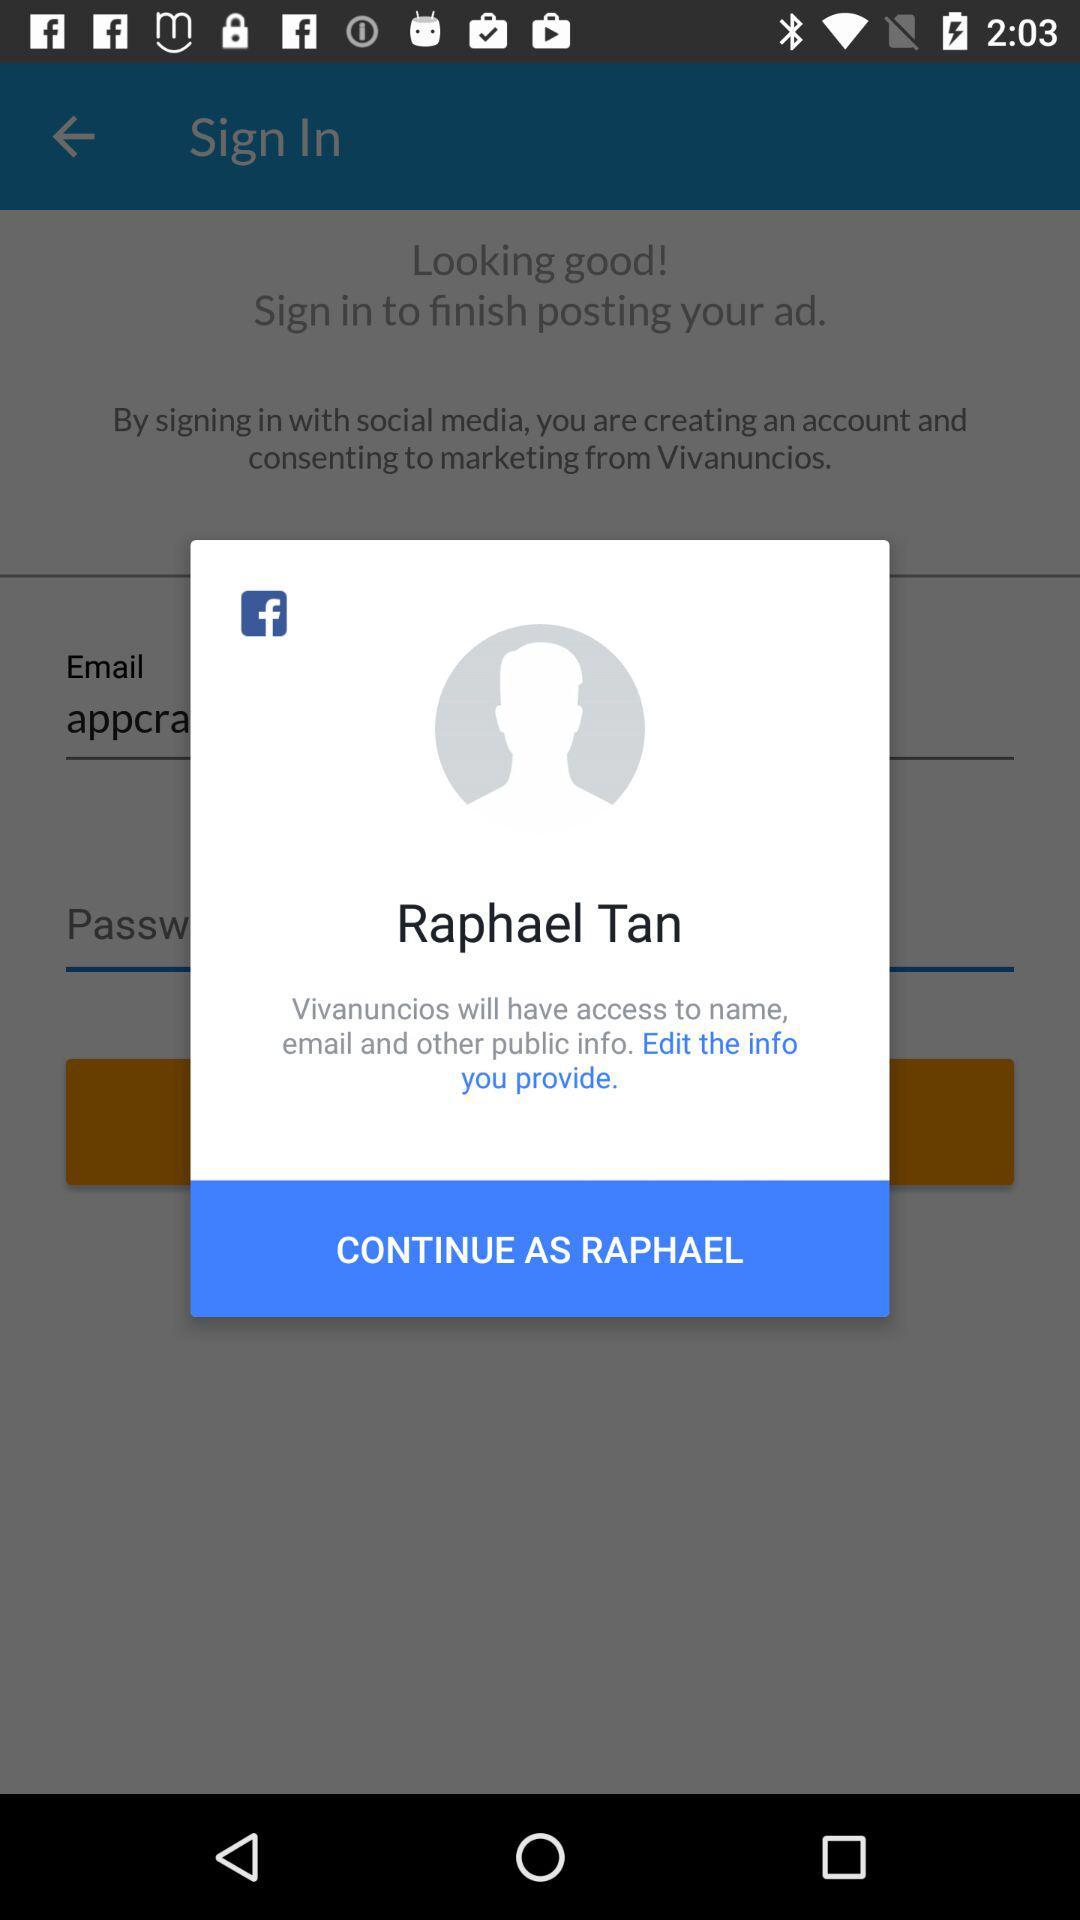 The width and height of the screenshot is (1080, 1920). I want to click on the icon below raphael tan icon, so click(540, 1041).